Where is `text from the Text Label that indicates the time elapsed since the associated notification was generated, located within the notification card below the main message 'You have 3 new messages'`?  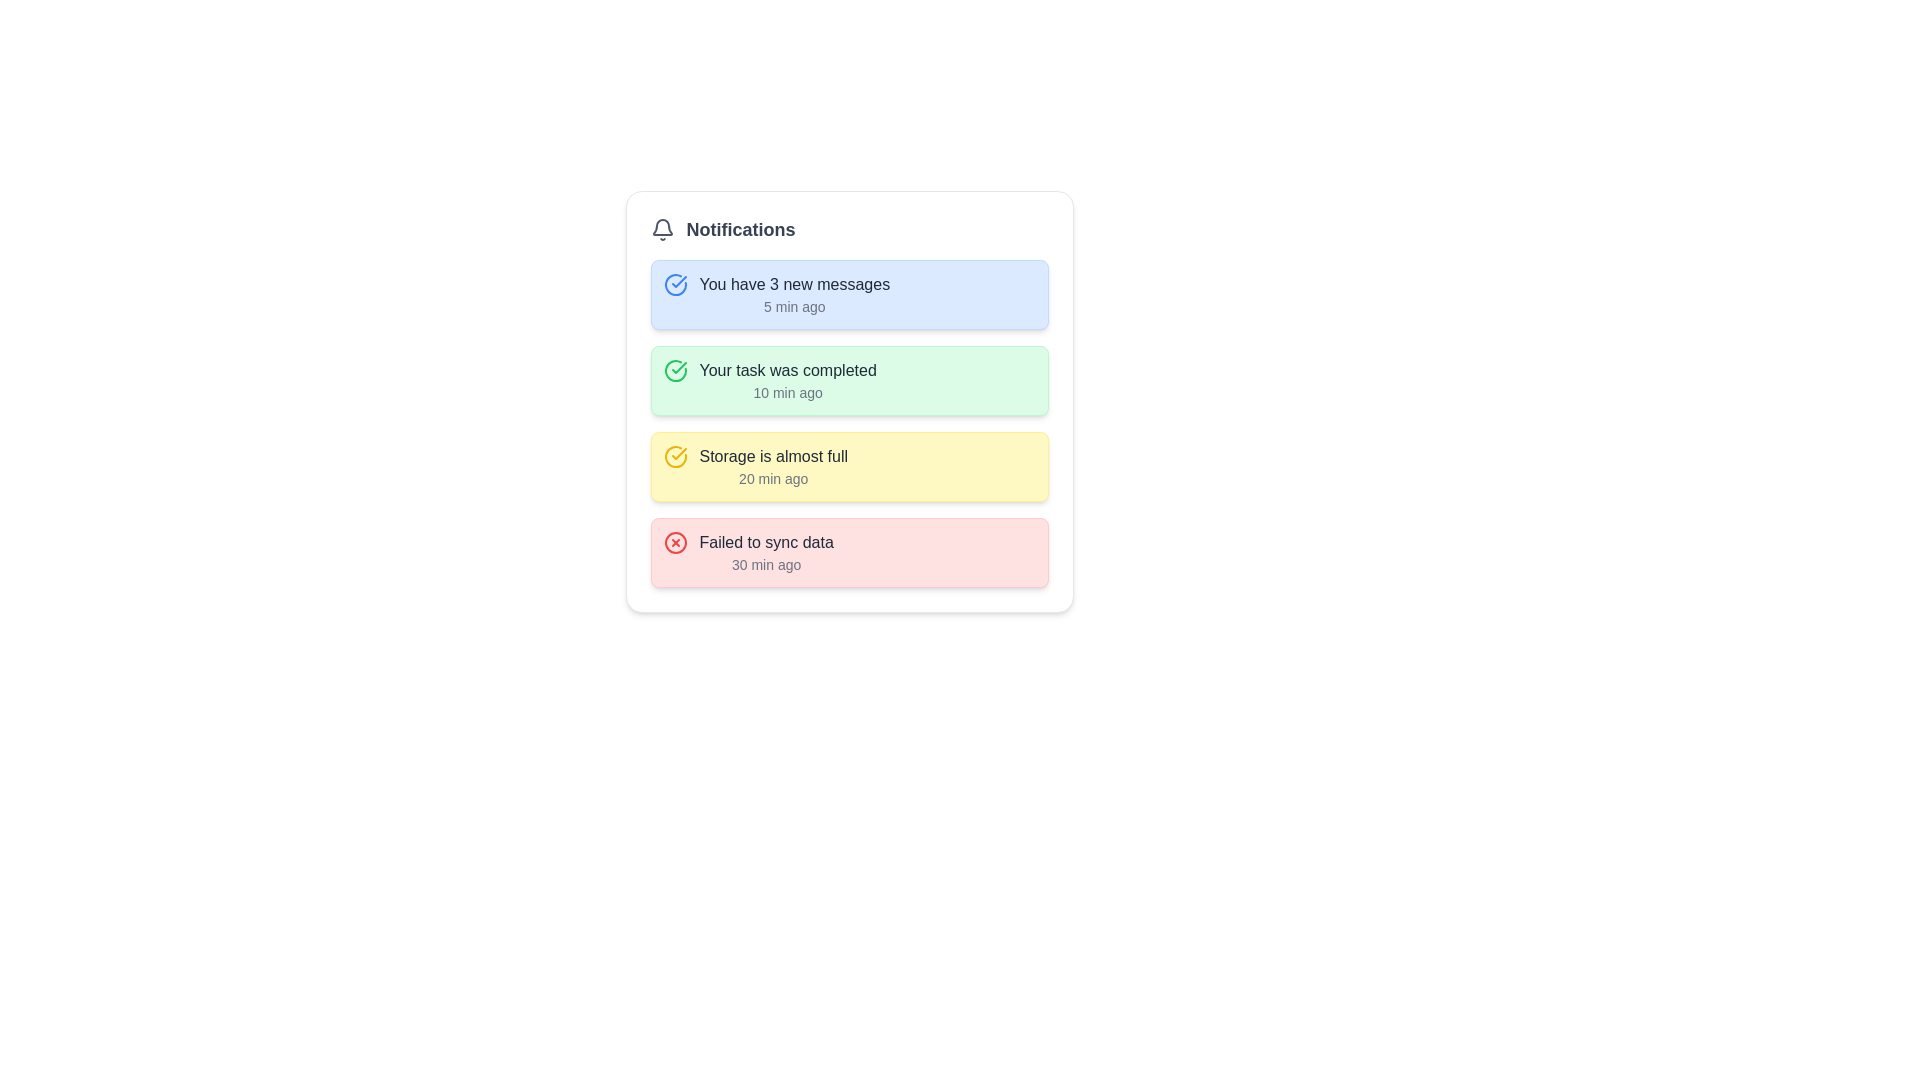 text from the Text Label that indicates the time elapsed since the associated notification was generated, located within the notification card below the main message 'You have 3 new messages' is located at coordinates (793, 307).